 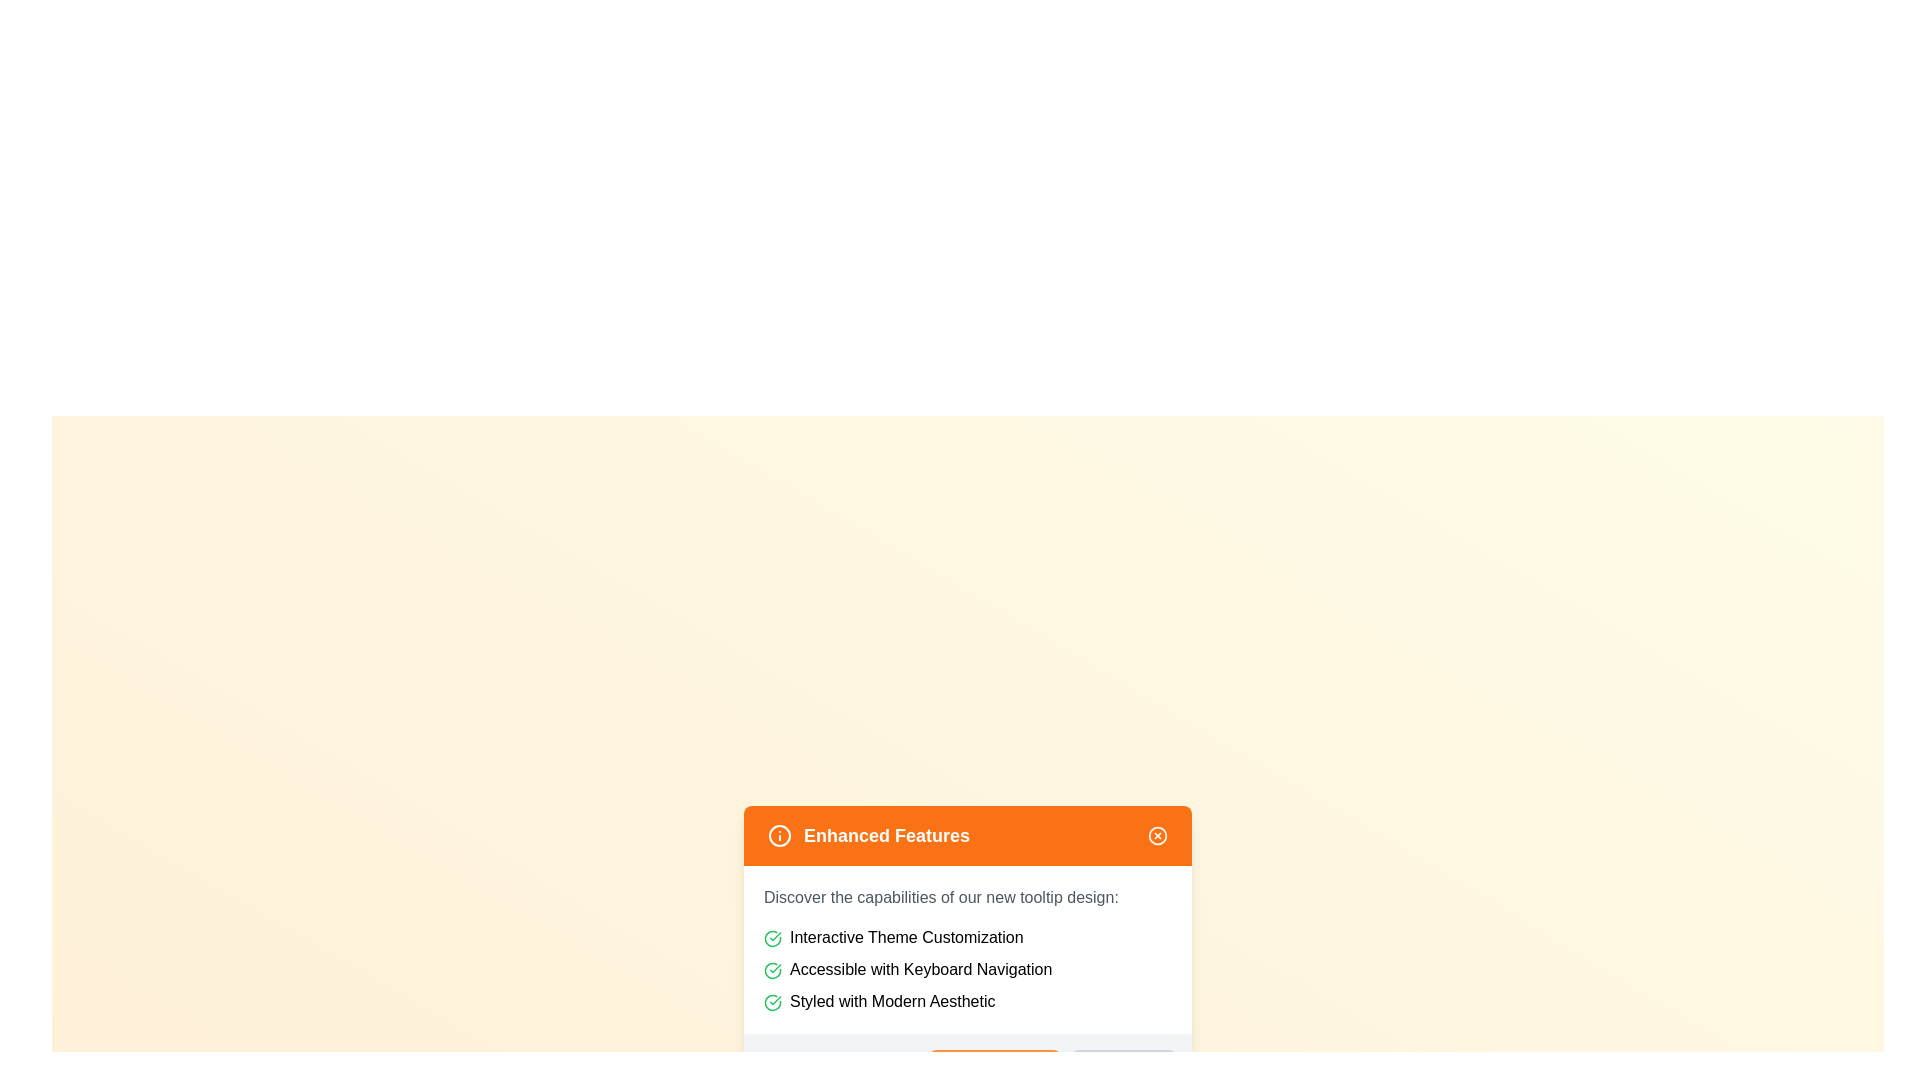 I want to click on the close button located at the far right of the orange header labeled 'Enhanced Features', so click(x=1157, y=836).